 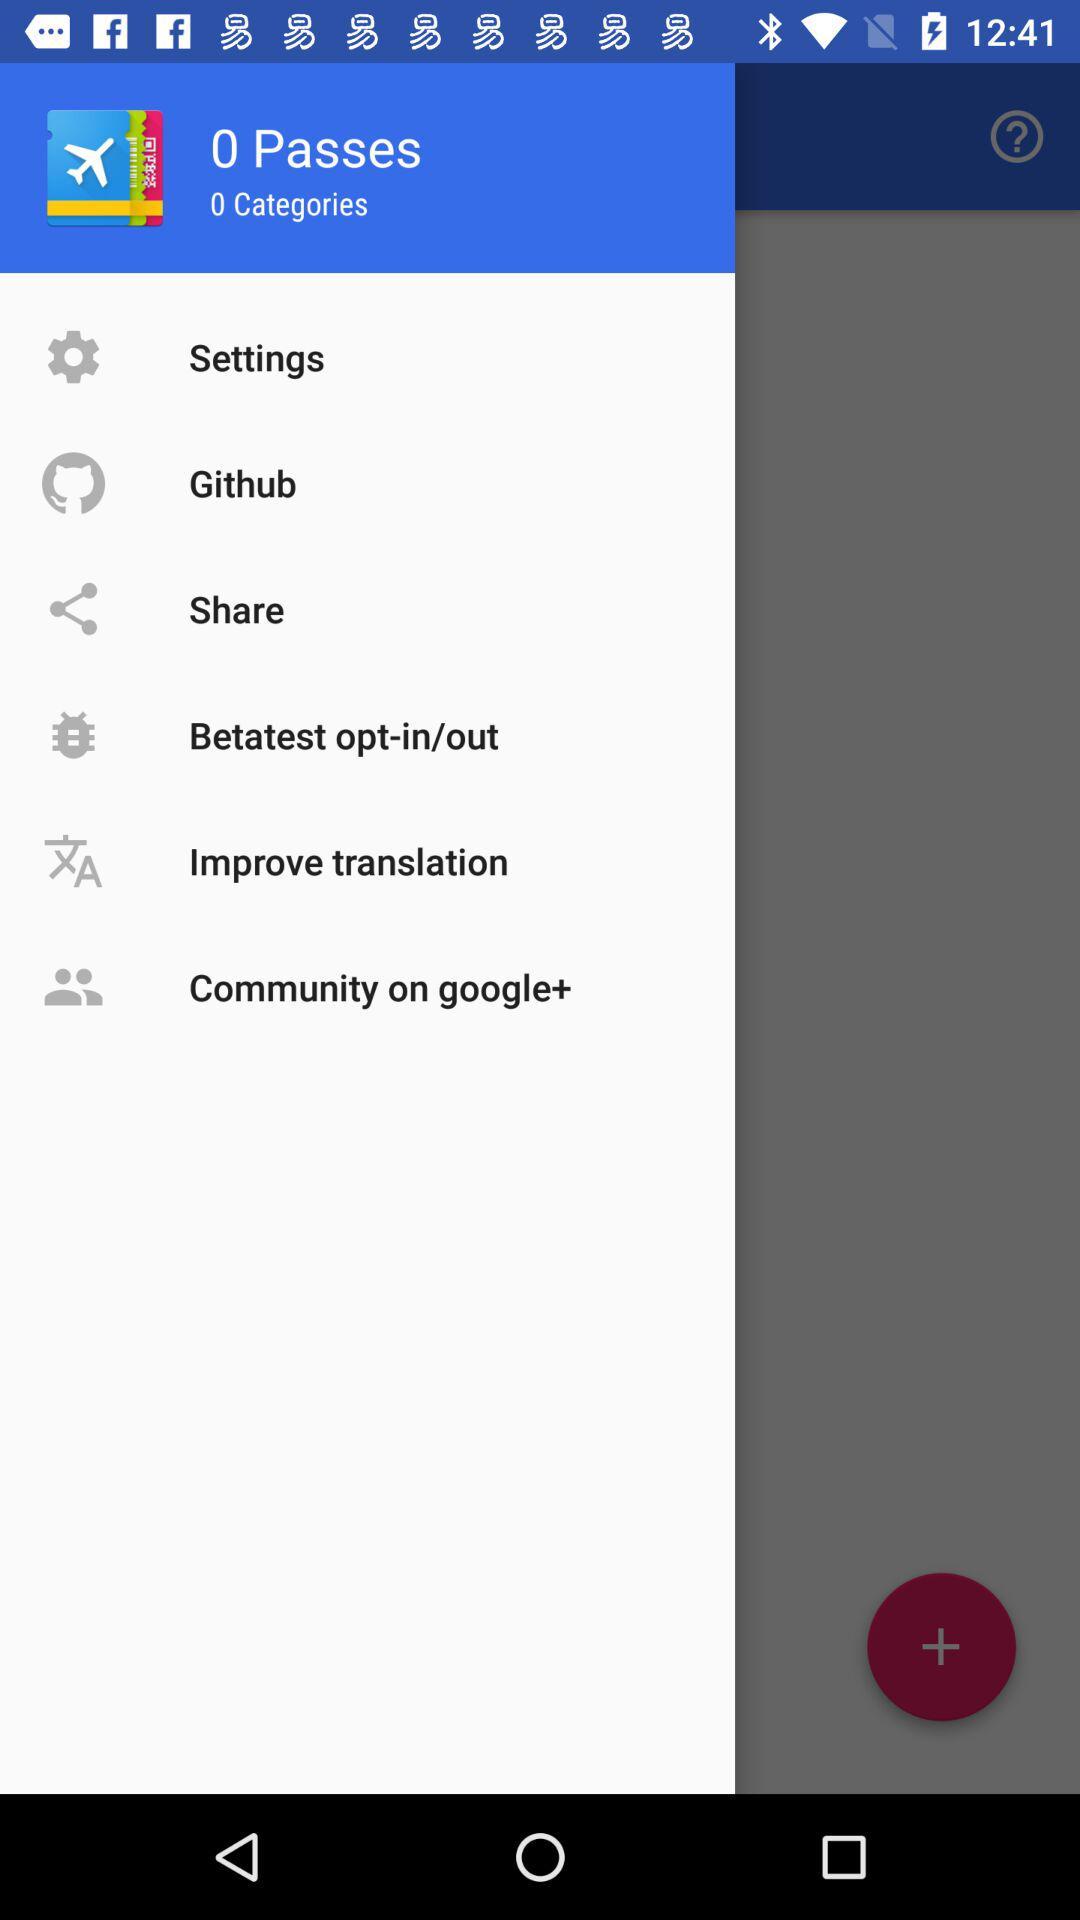 I want to click on the add icon, so click(x=941, y=1654).